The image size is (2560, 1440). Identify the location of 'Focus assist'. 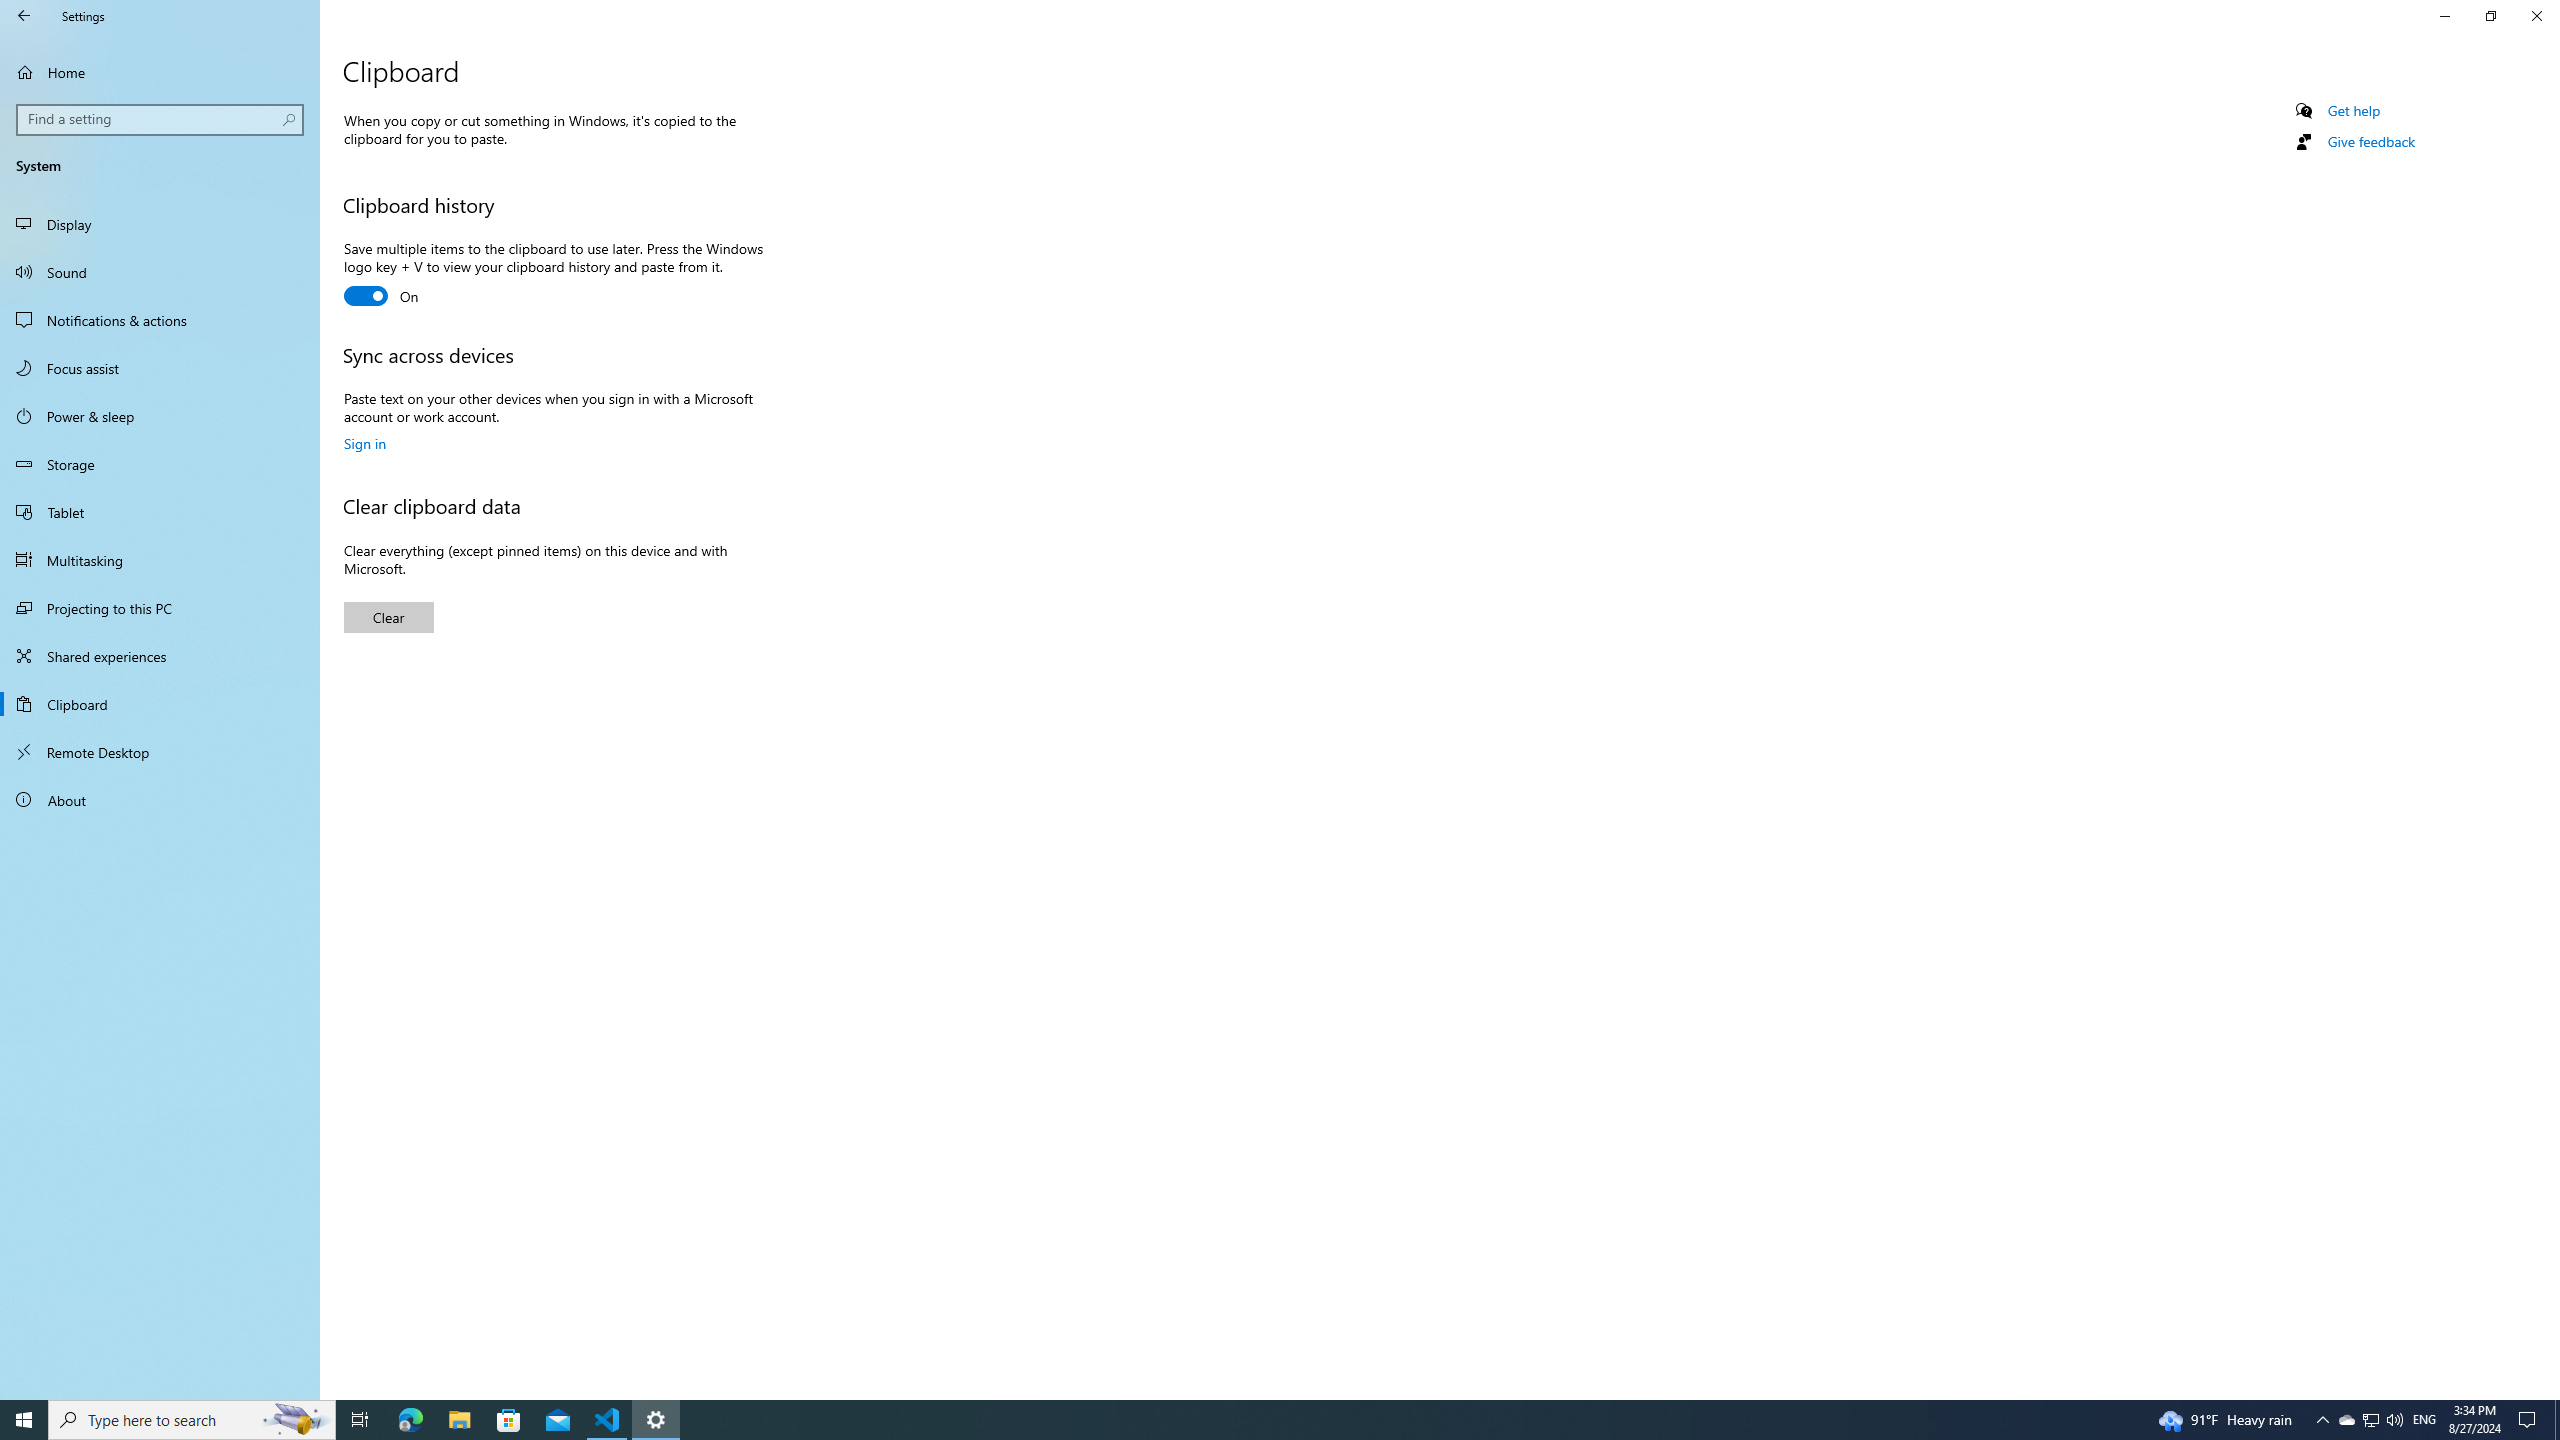
(159, 367).